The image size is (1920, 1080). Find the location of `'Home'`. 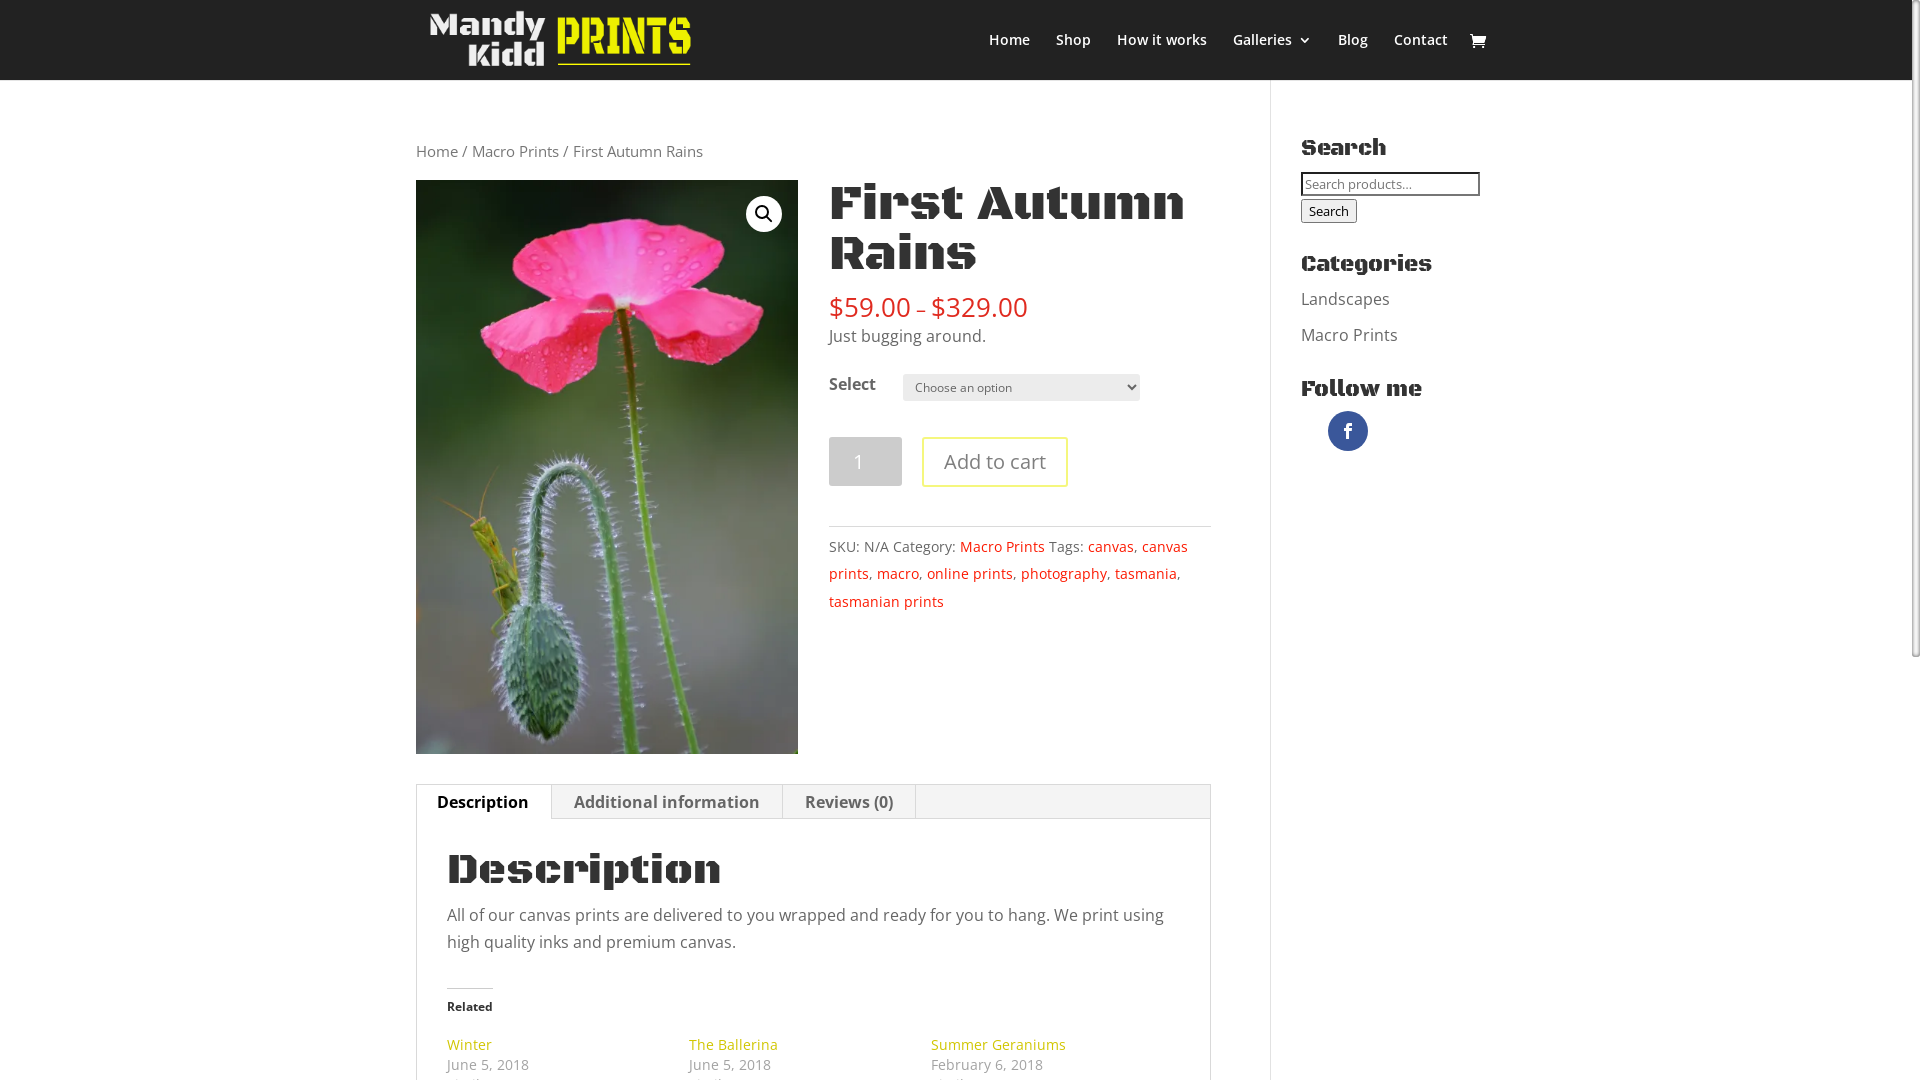

'Home' is located at coordinates (435, 149).